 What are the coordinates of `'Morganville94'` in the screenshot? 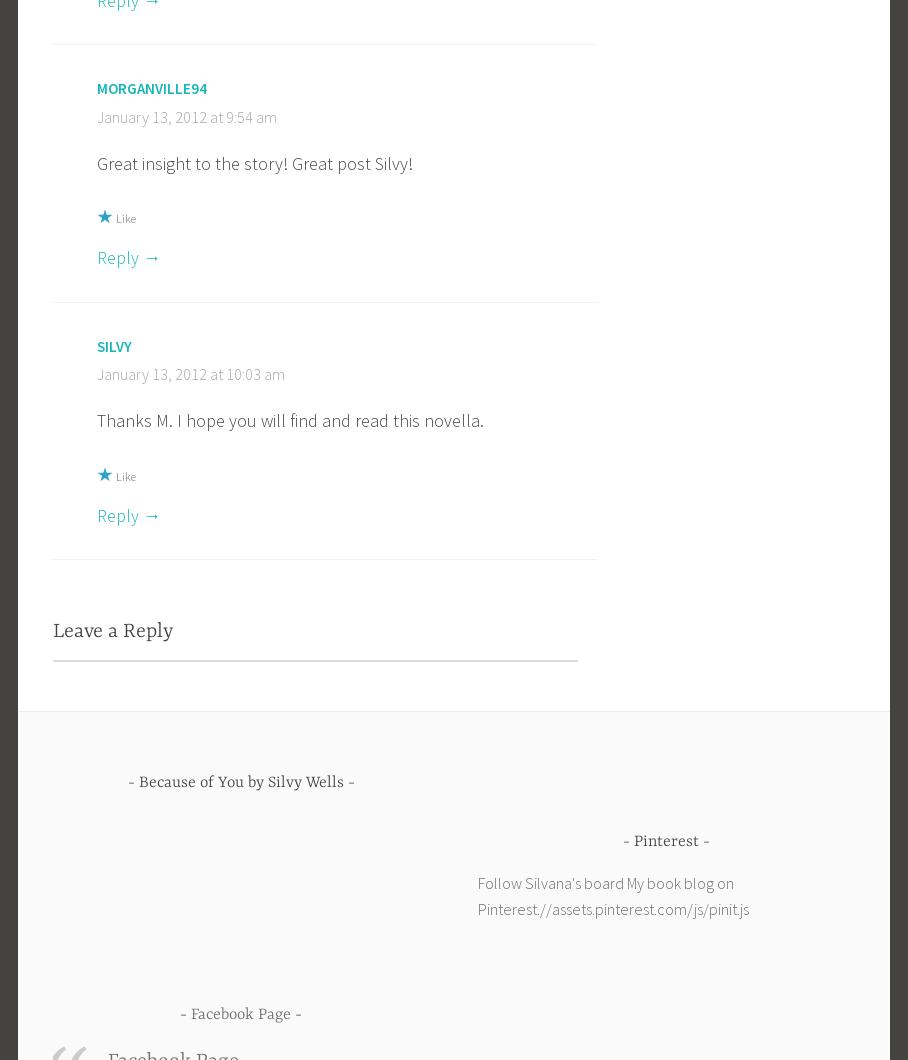 It's located at (151, 87).